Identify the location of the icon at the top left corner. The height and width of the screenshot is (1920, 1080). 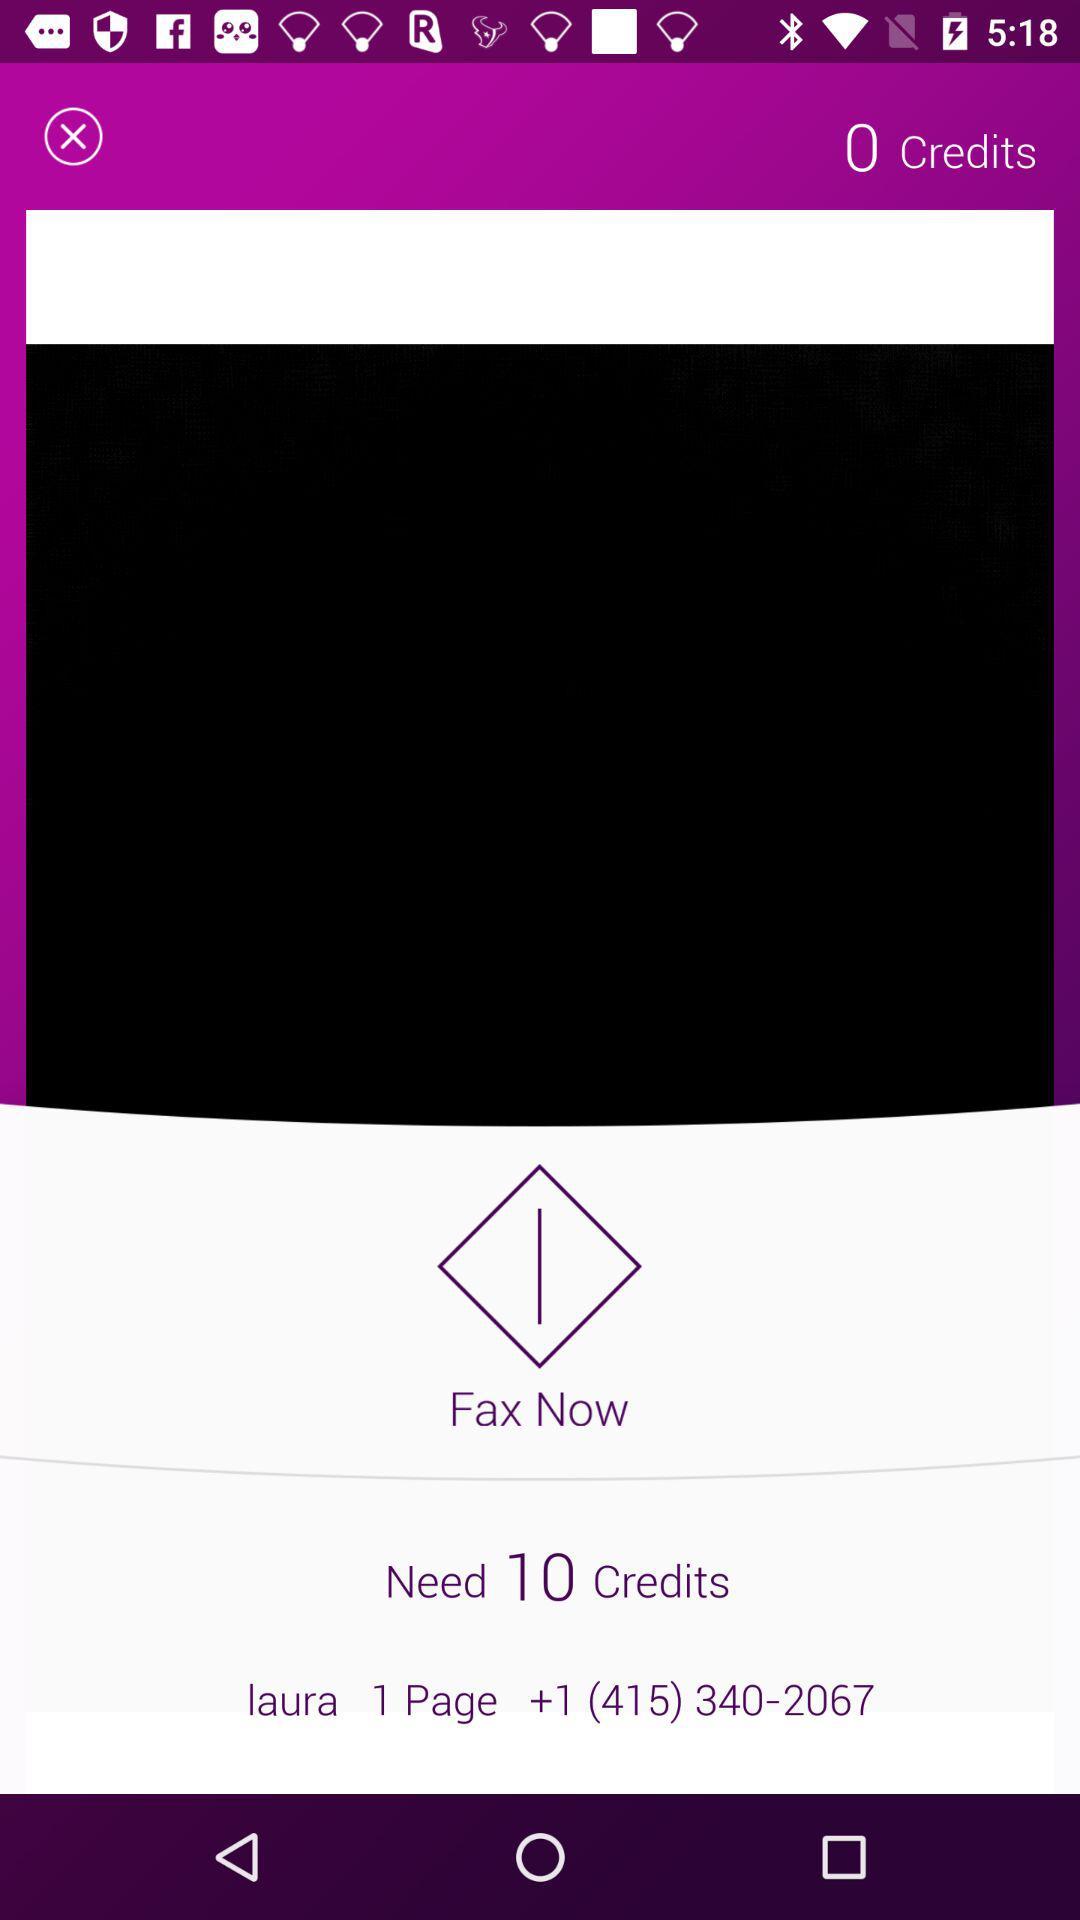
(72, 135).